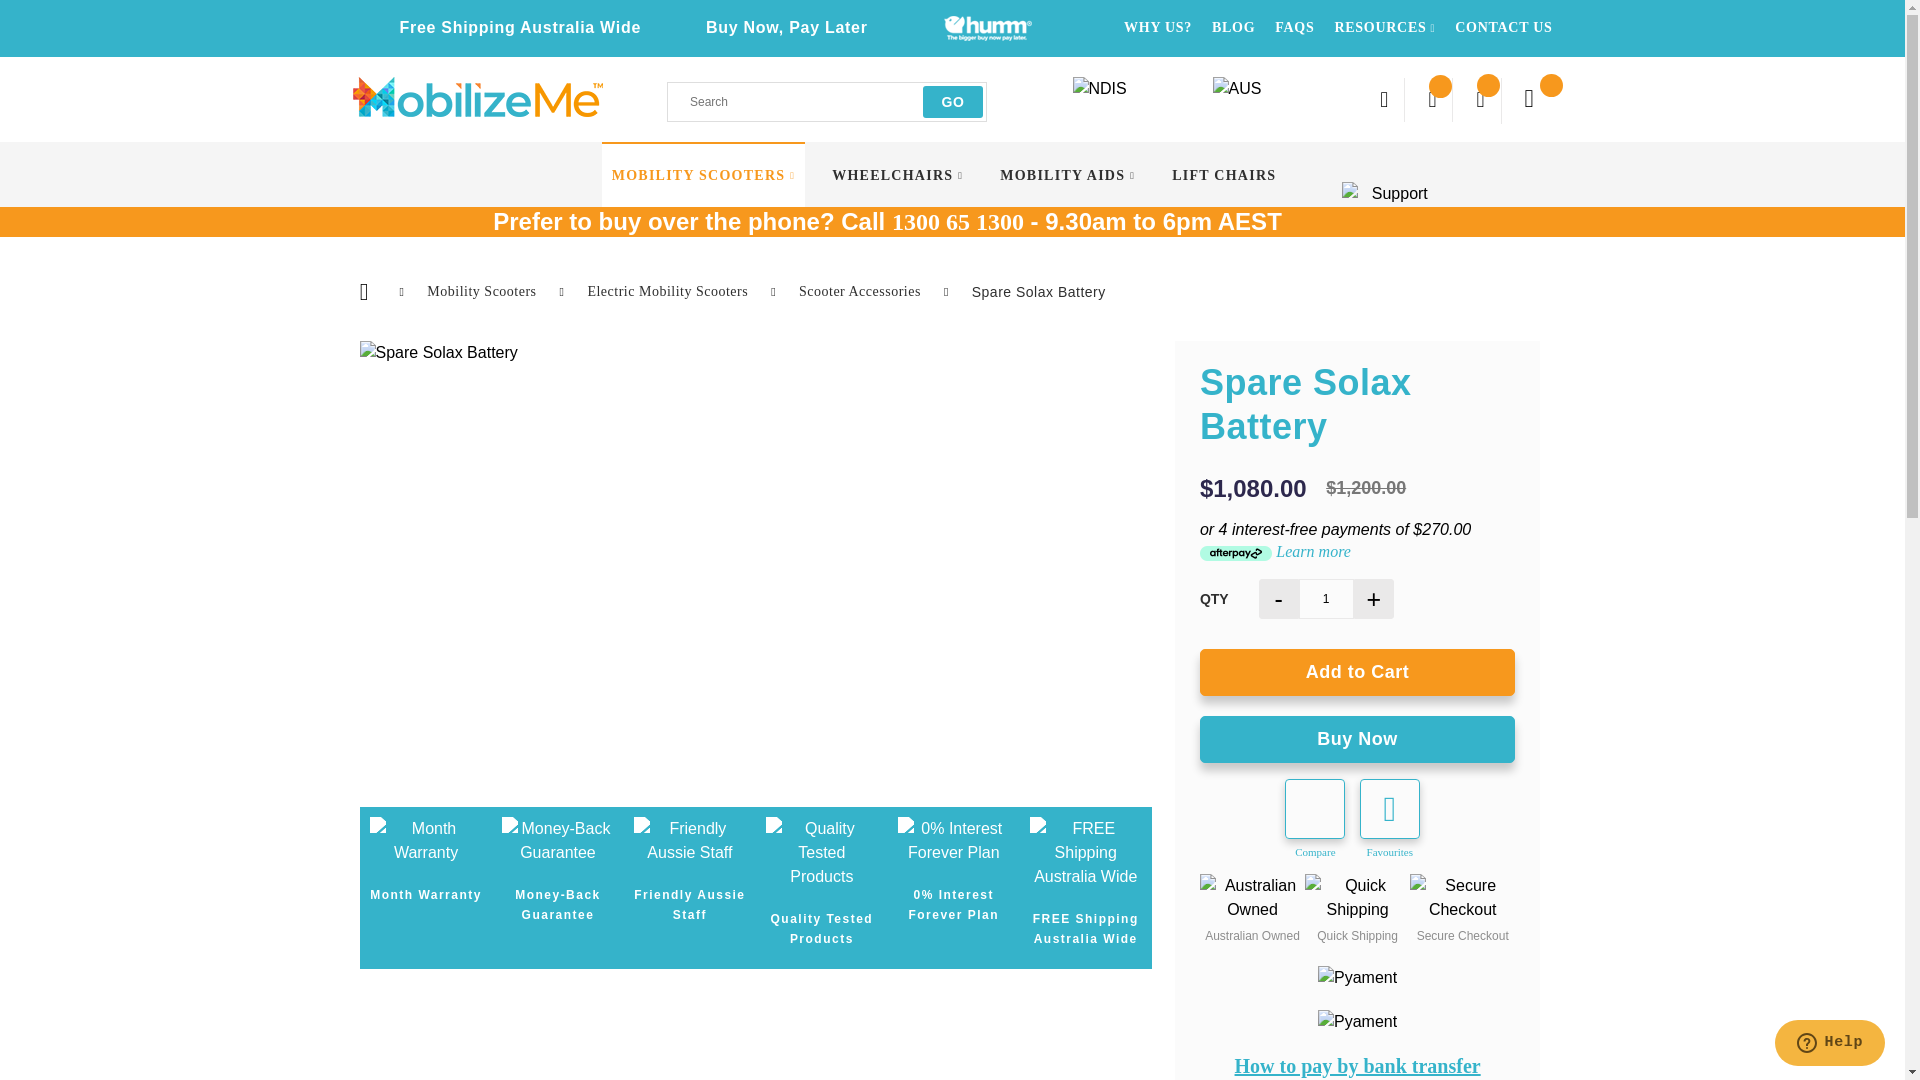 This screenshot has height=1080, width=1920. Describe the element at coordinates (1391, 201) in the screenshot. I see `'Support'` at that location.